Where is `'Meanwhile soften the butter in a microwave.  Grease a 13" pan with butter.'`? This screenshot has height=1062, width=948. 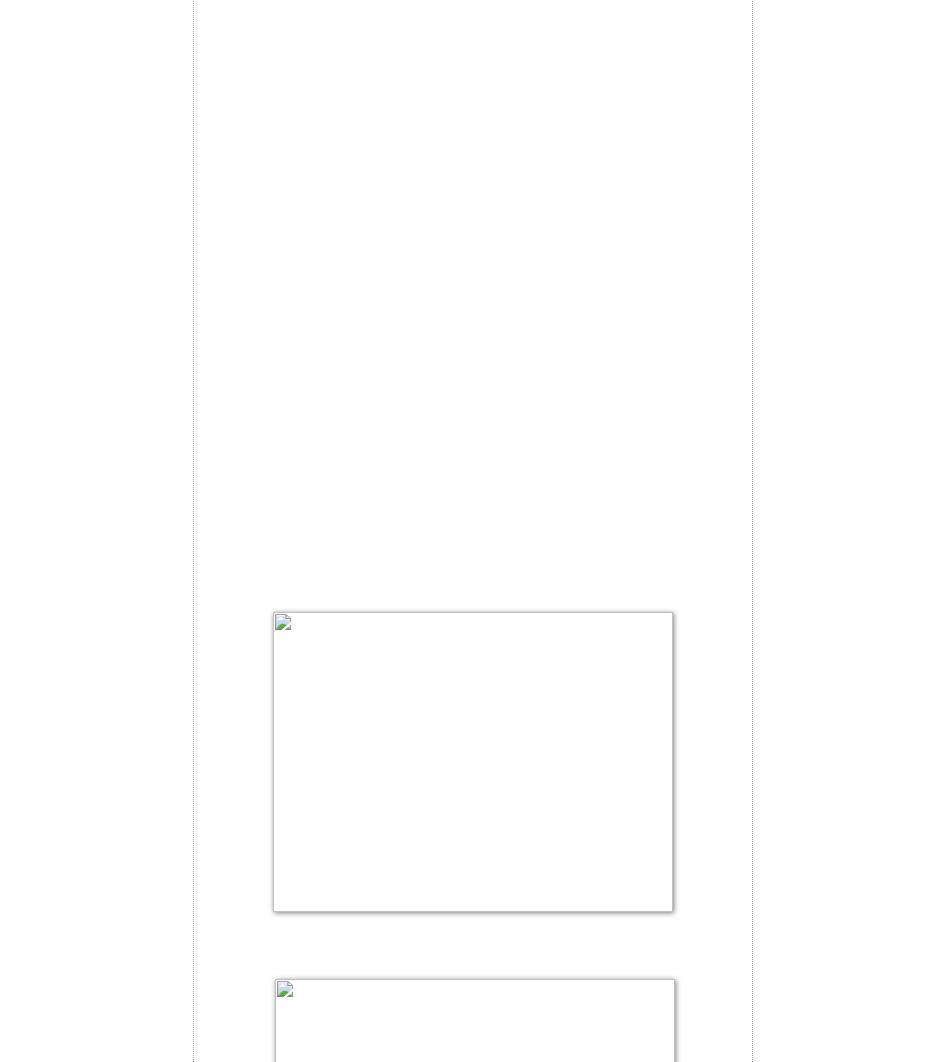
'Meanwhile soften the butter in a microwave.  Grease a 13" pan with butter.' is located at coordinates (417, 946).